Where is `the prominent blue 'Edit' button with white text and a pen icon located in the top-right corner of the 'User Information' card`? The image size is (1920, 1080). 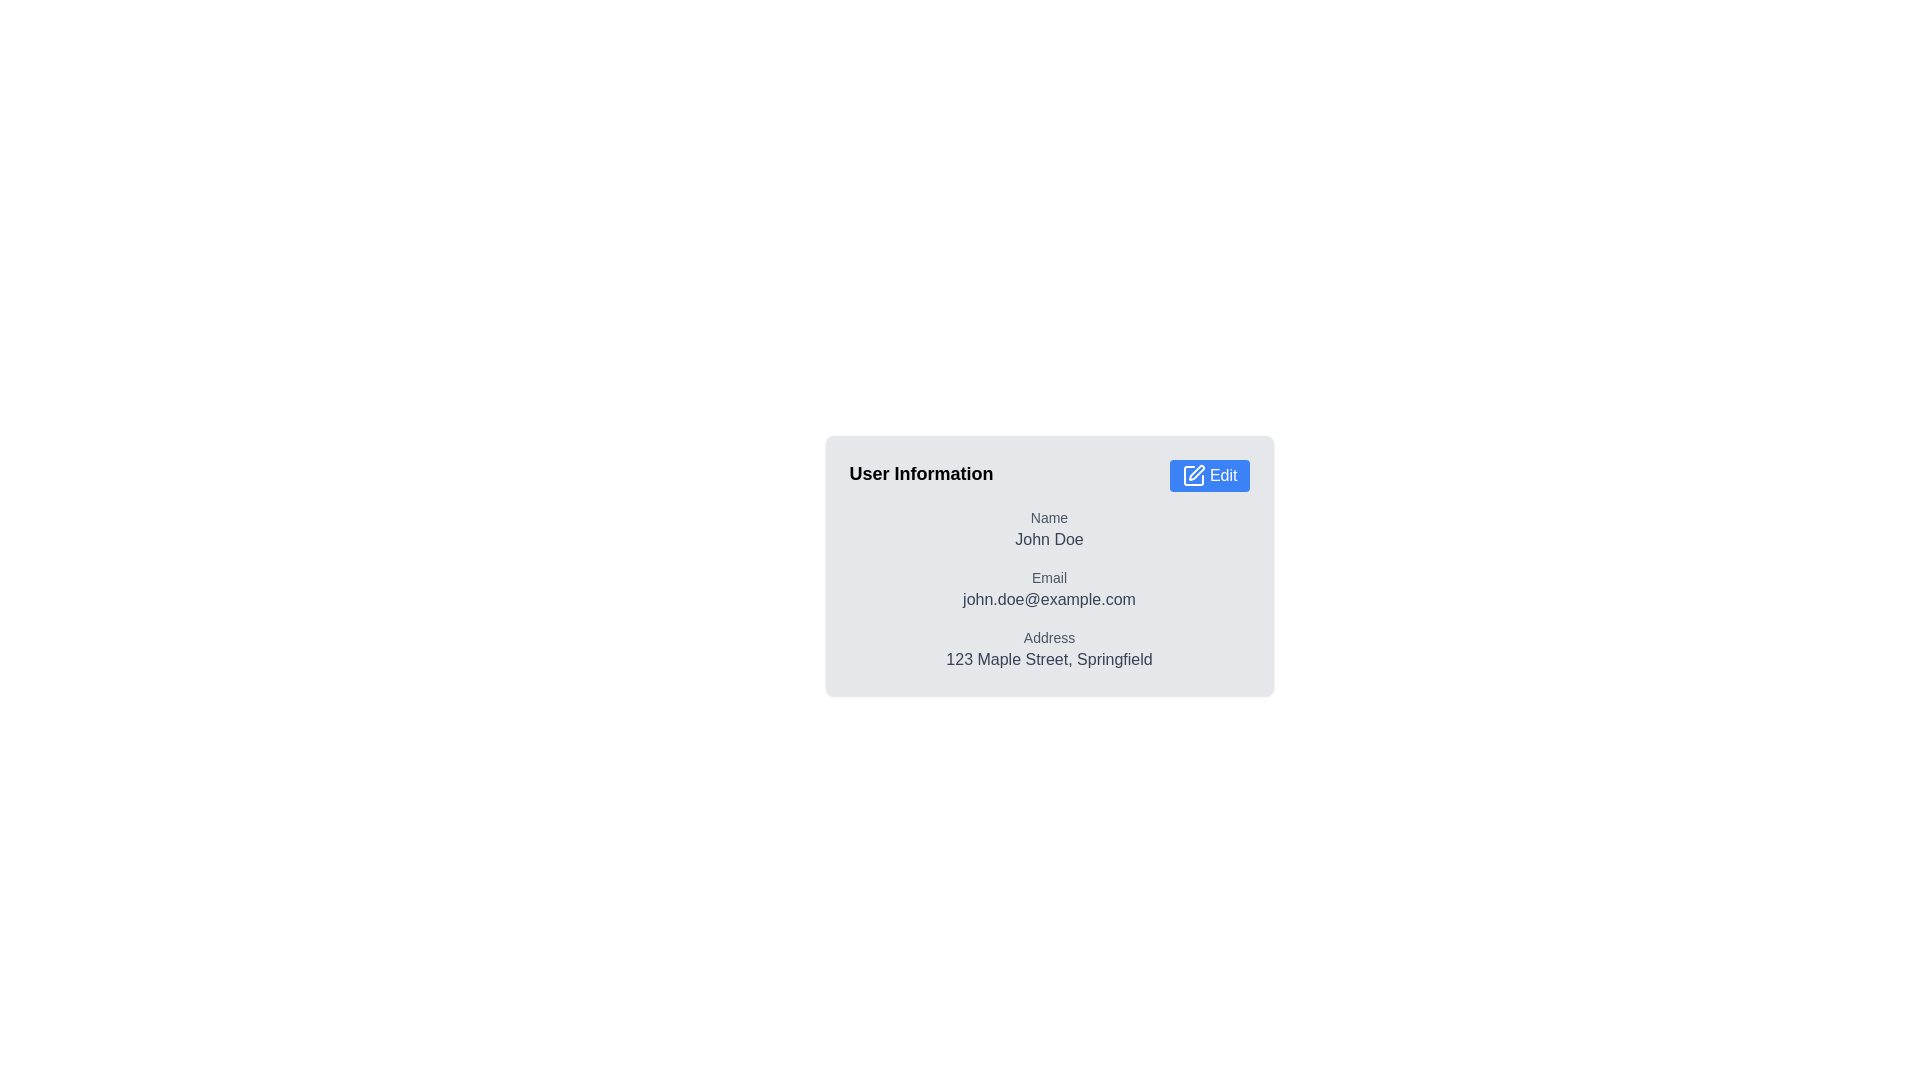 the prominent blue 'Edit' button with white text and a pen icon located in the top-right corner of the 'User Information' card is located at coordinates (1208, 475).